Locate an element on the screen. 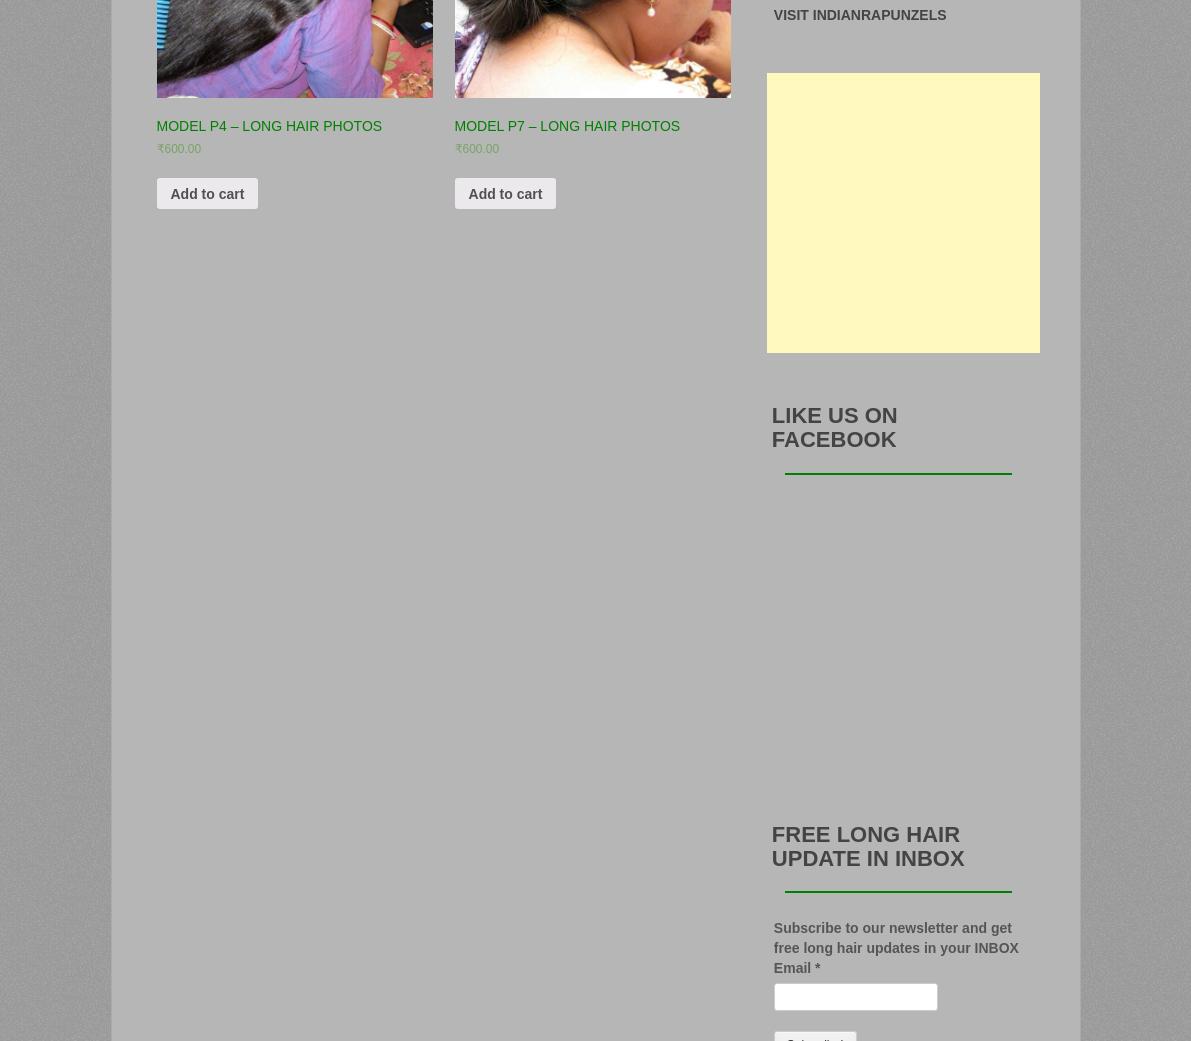 The height and width of the screenshot is (1041, 1191). 'Email' is located at coordinates (772, 966).